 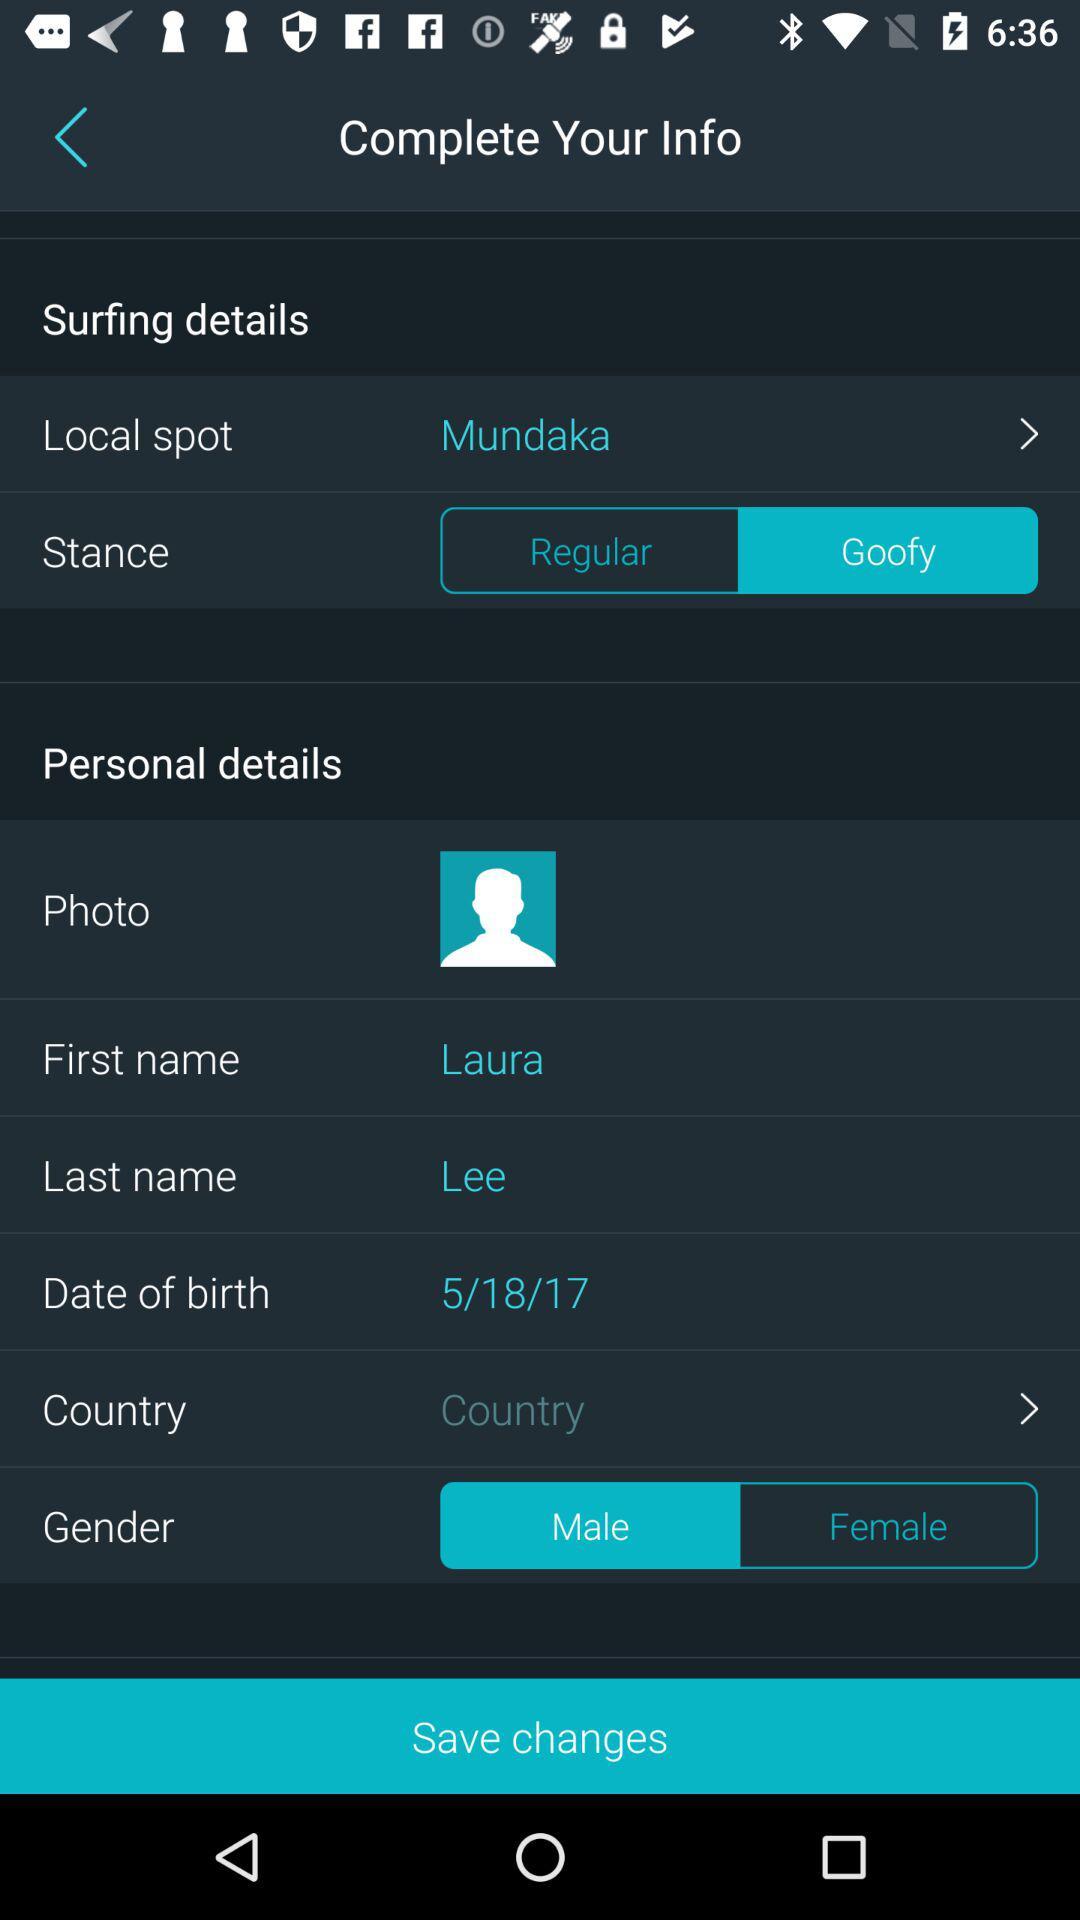 What do you see at coordinates (74, 135) in the screenshot?
I see `the arrow_backward icon` at bounding box center [74, 135].